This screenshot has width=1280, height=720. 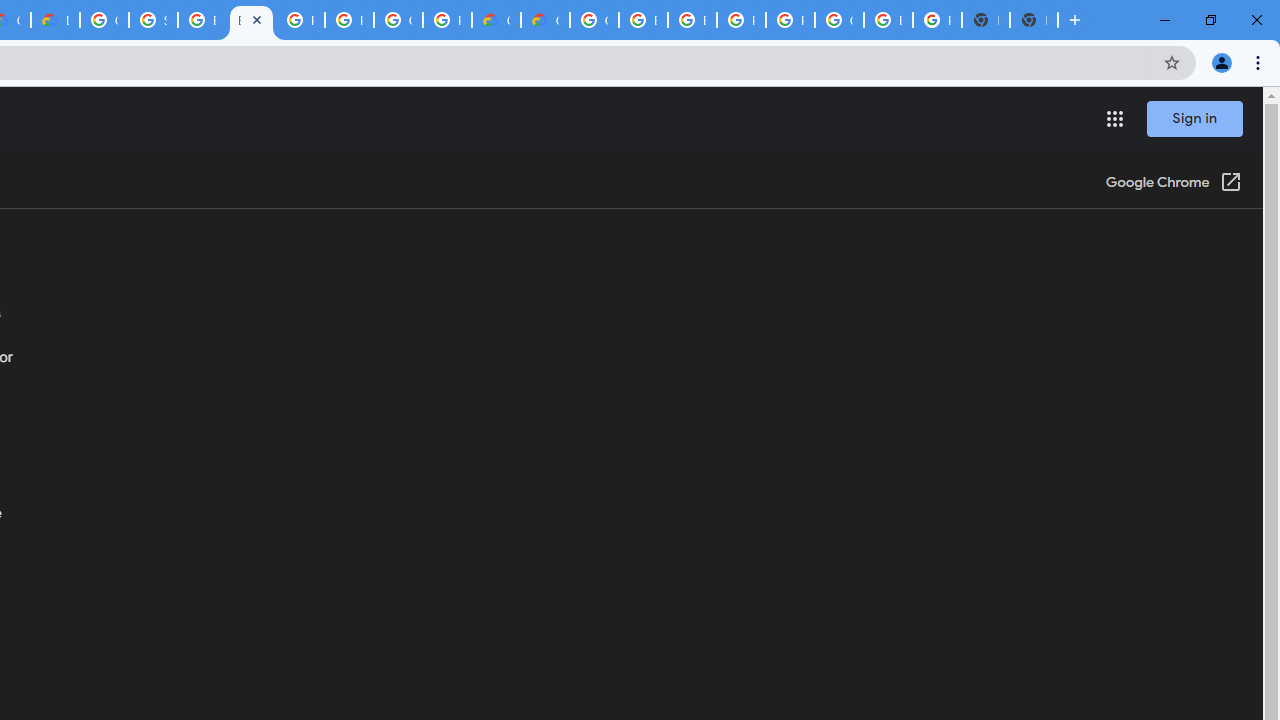 What do you see at coordinates (593, 20) in the screenshot?
I see `'Google Cloud Platform'` at bounding box center [593, 20].